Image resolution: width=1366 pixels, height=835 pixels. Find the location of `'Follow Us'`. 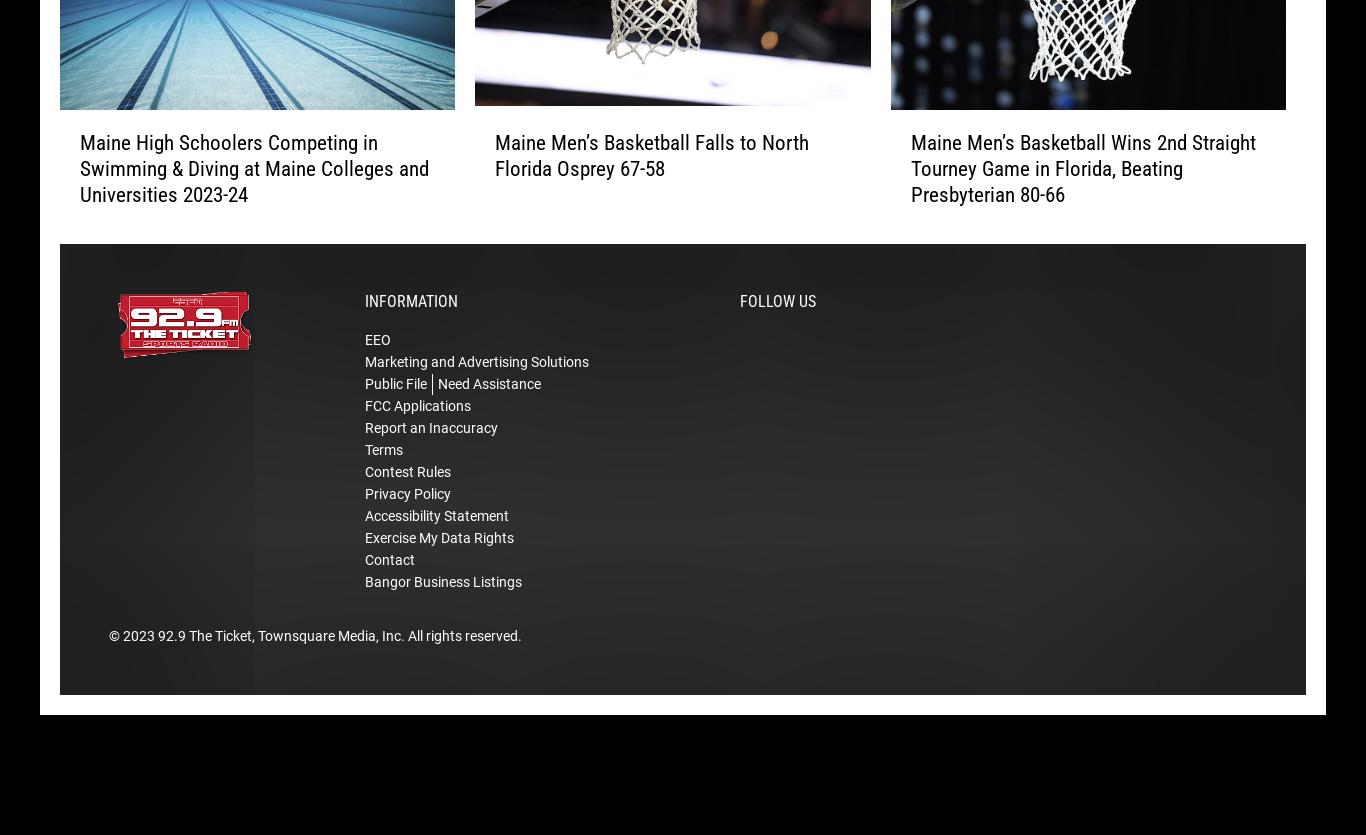

'Follow Us' is located at coordinates (777, 331).